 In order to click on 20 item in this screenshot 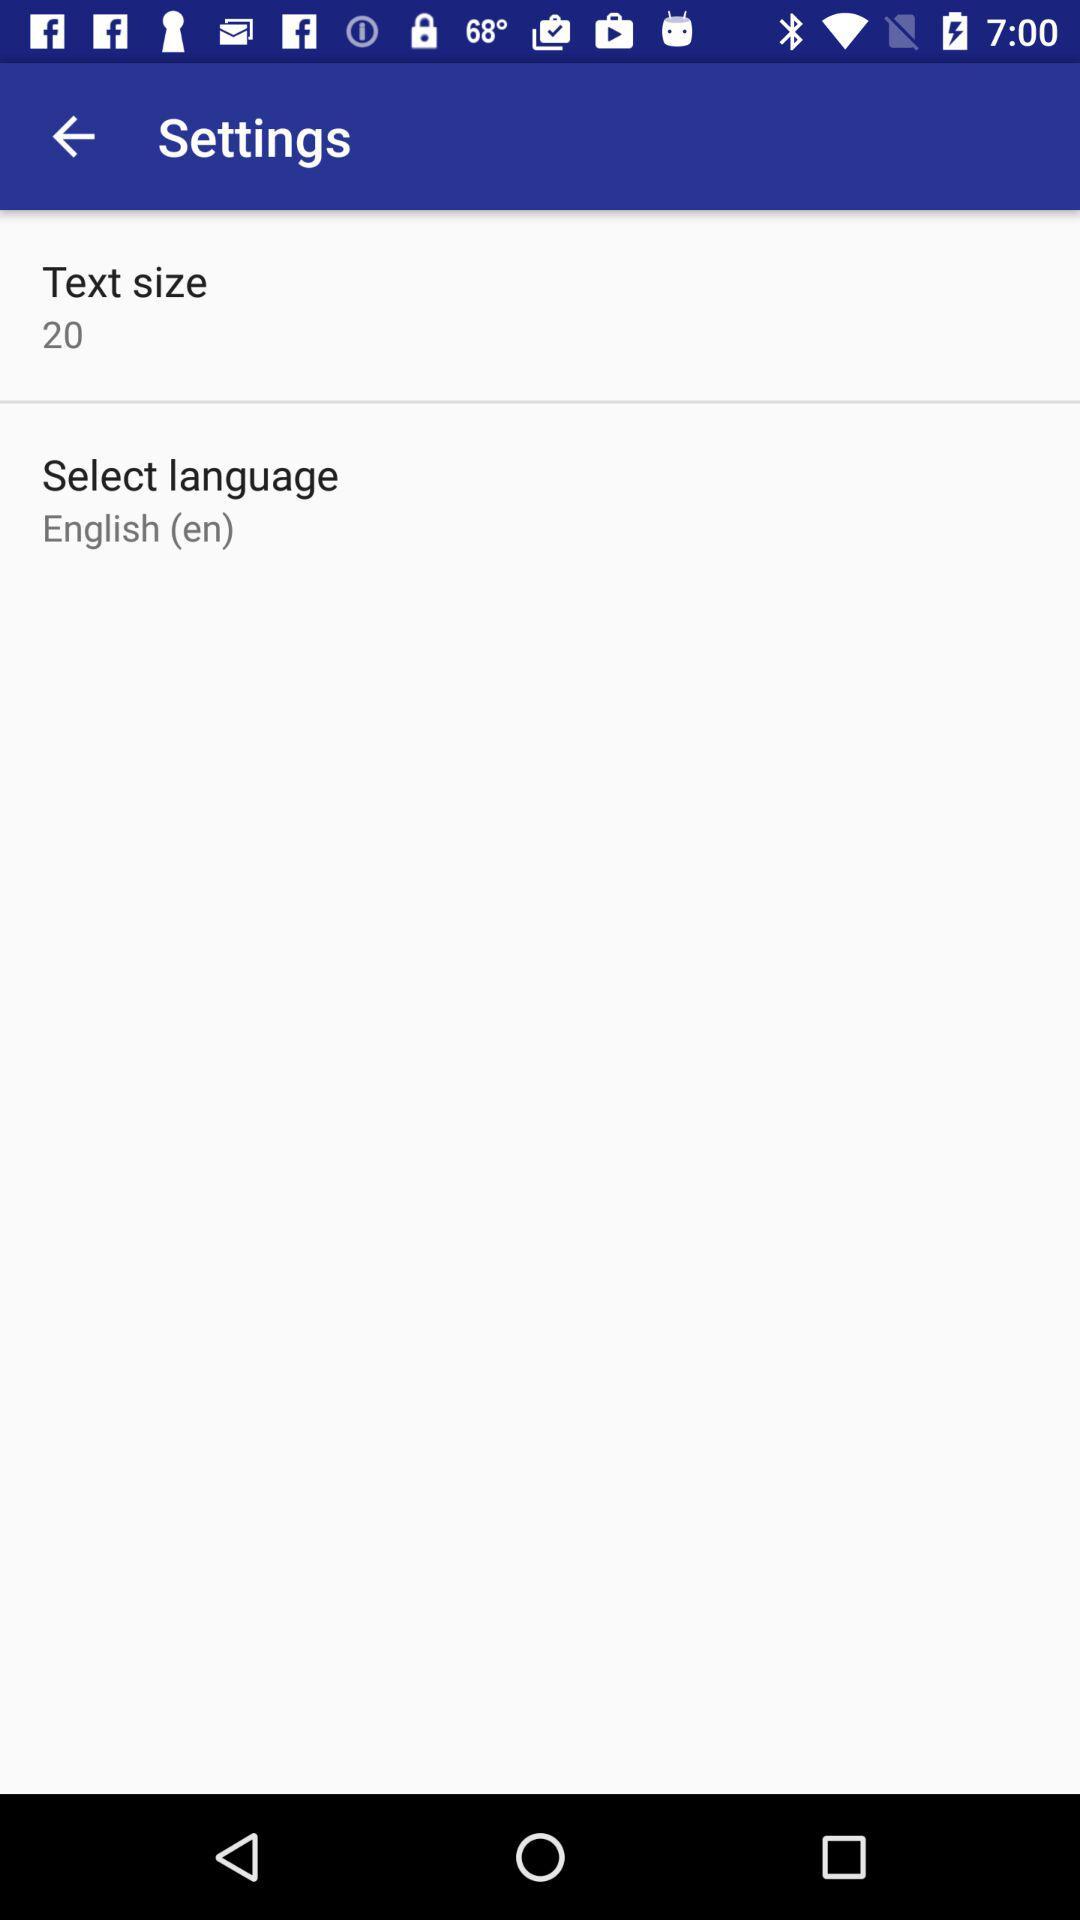, I will do `click(61, 333)`.